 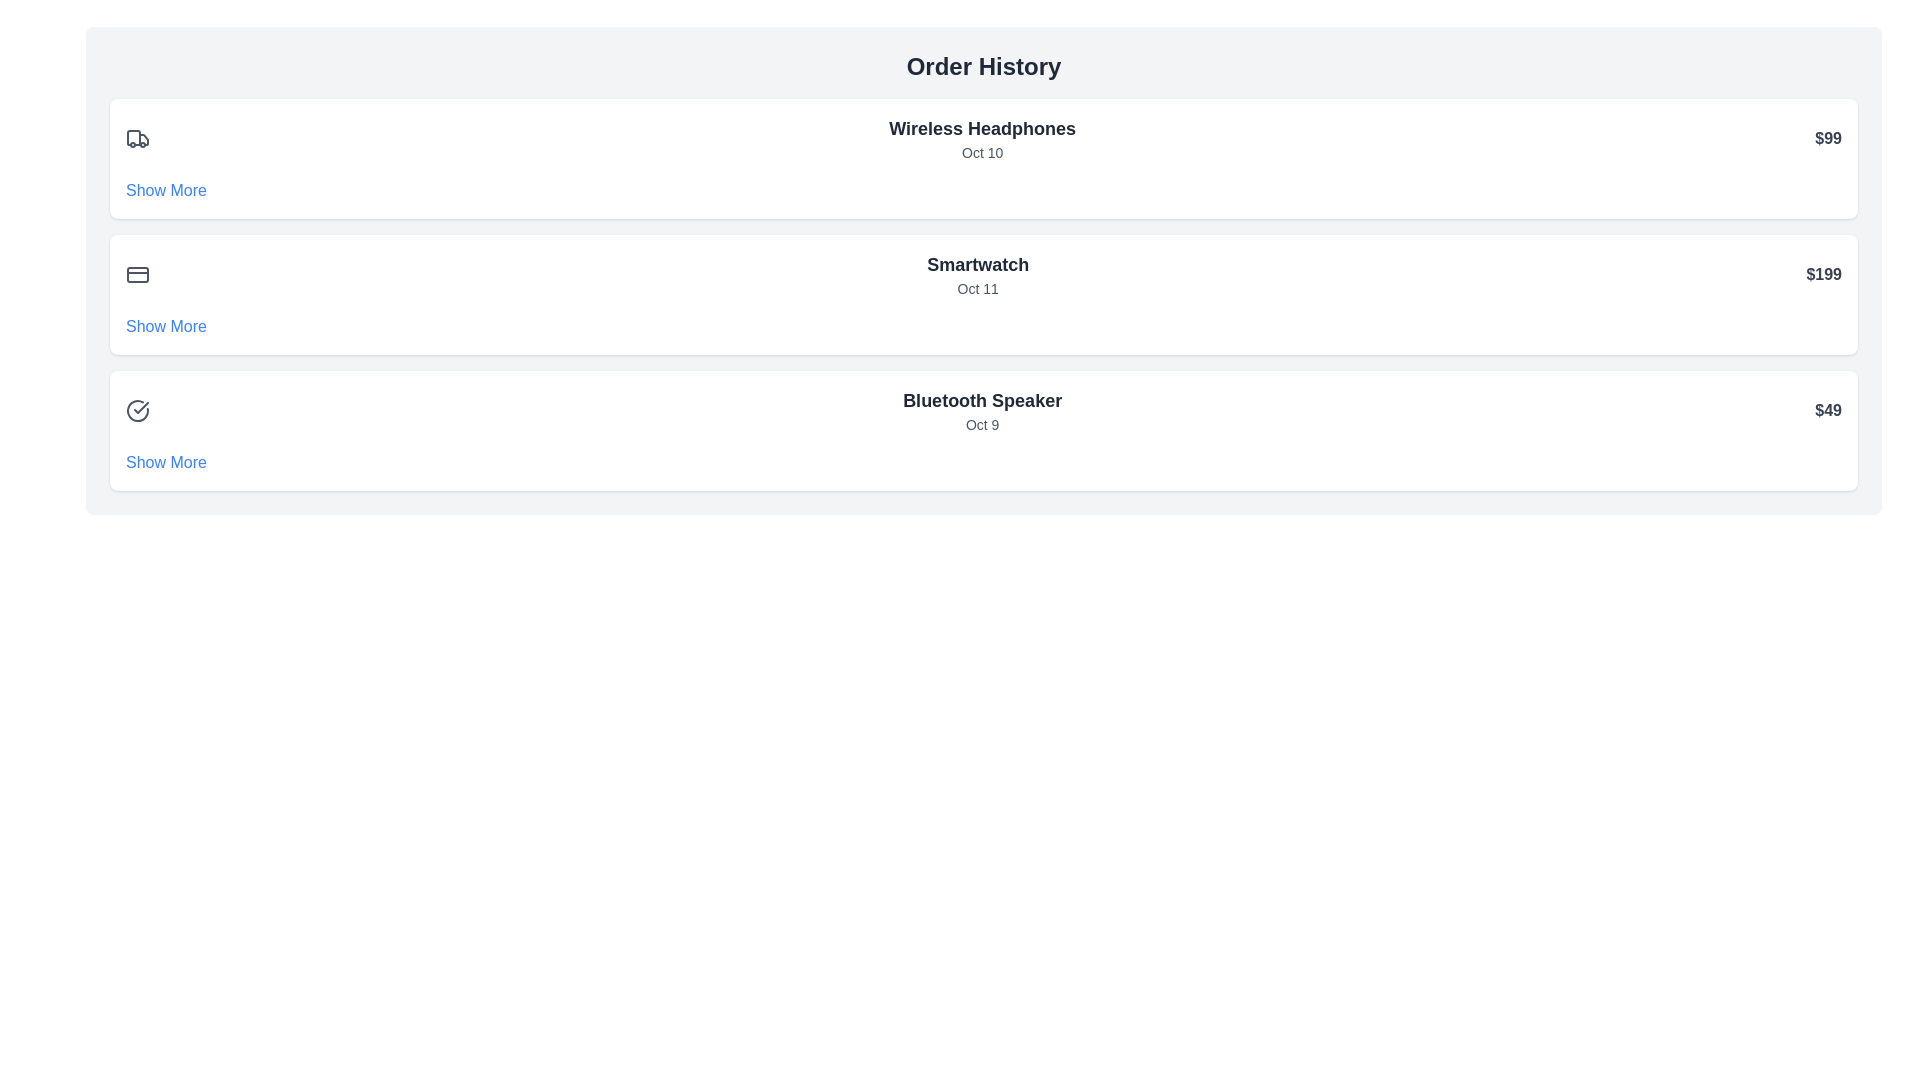 I want to click on the Information Display Card that contains the text 'Smartwatch' in bold, with the date 'Oct 11' below it and the price '$199' on the right, located in the second card of the 'Order History' section, so click(x=983, y=274).